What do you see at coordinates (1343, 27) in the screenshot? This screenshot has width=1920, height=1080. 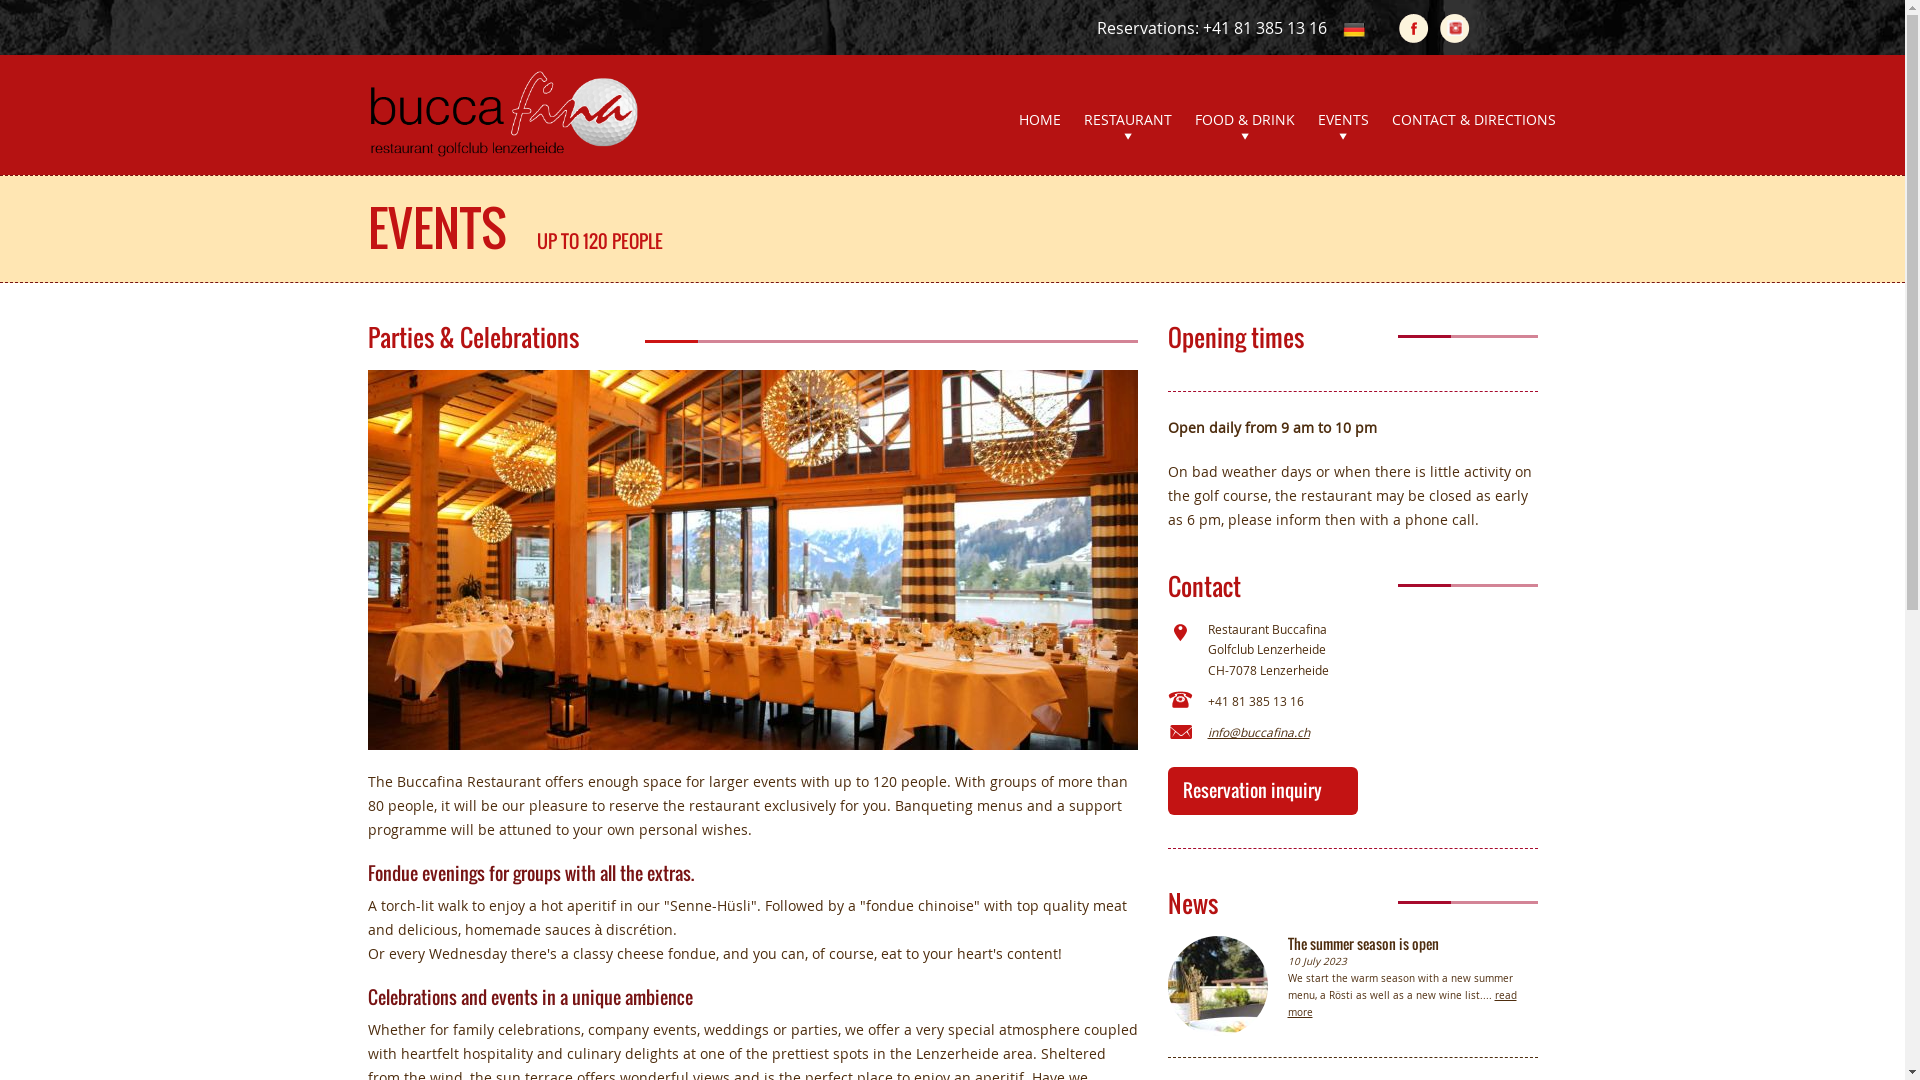 I see `'Deutsch'` at bounding box center [1343, 27].